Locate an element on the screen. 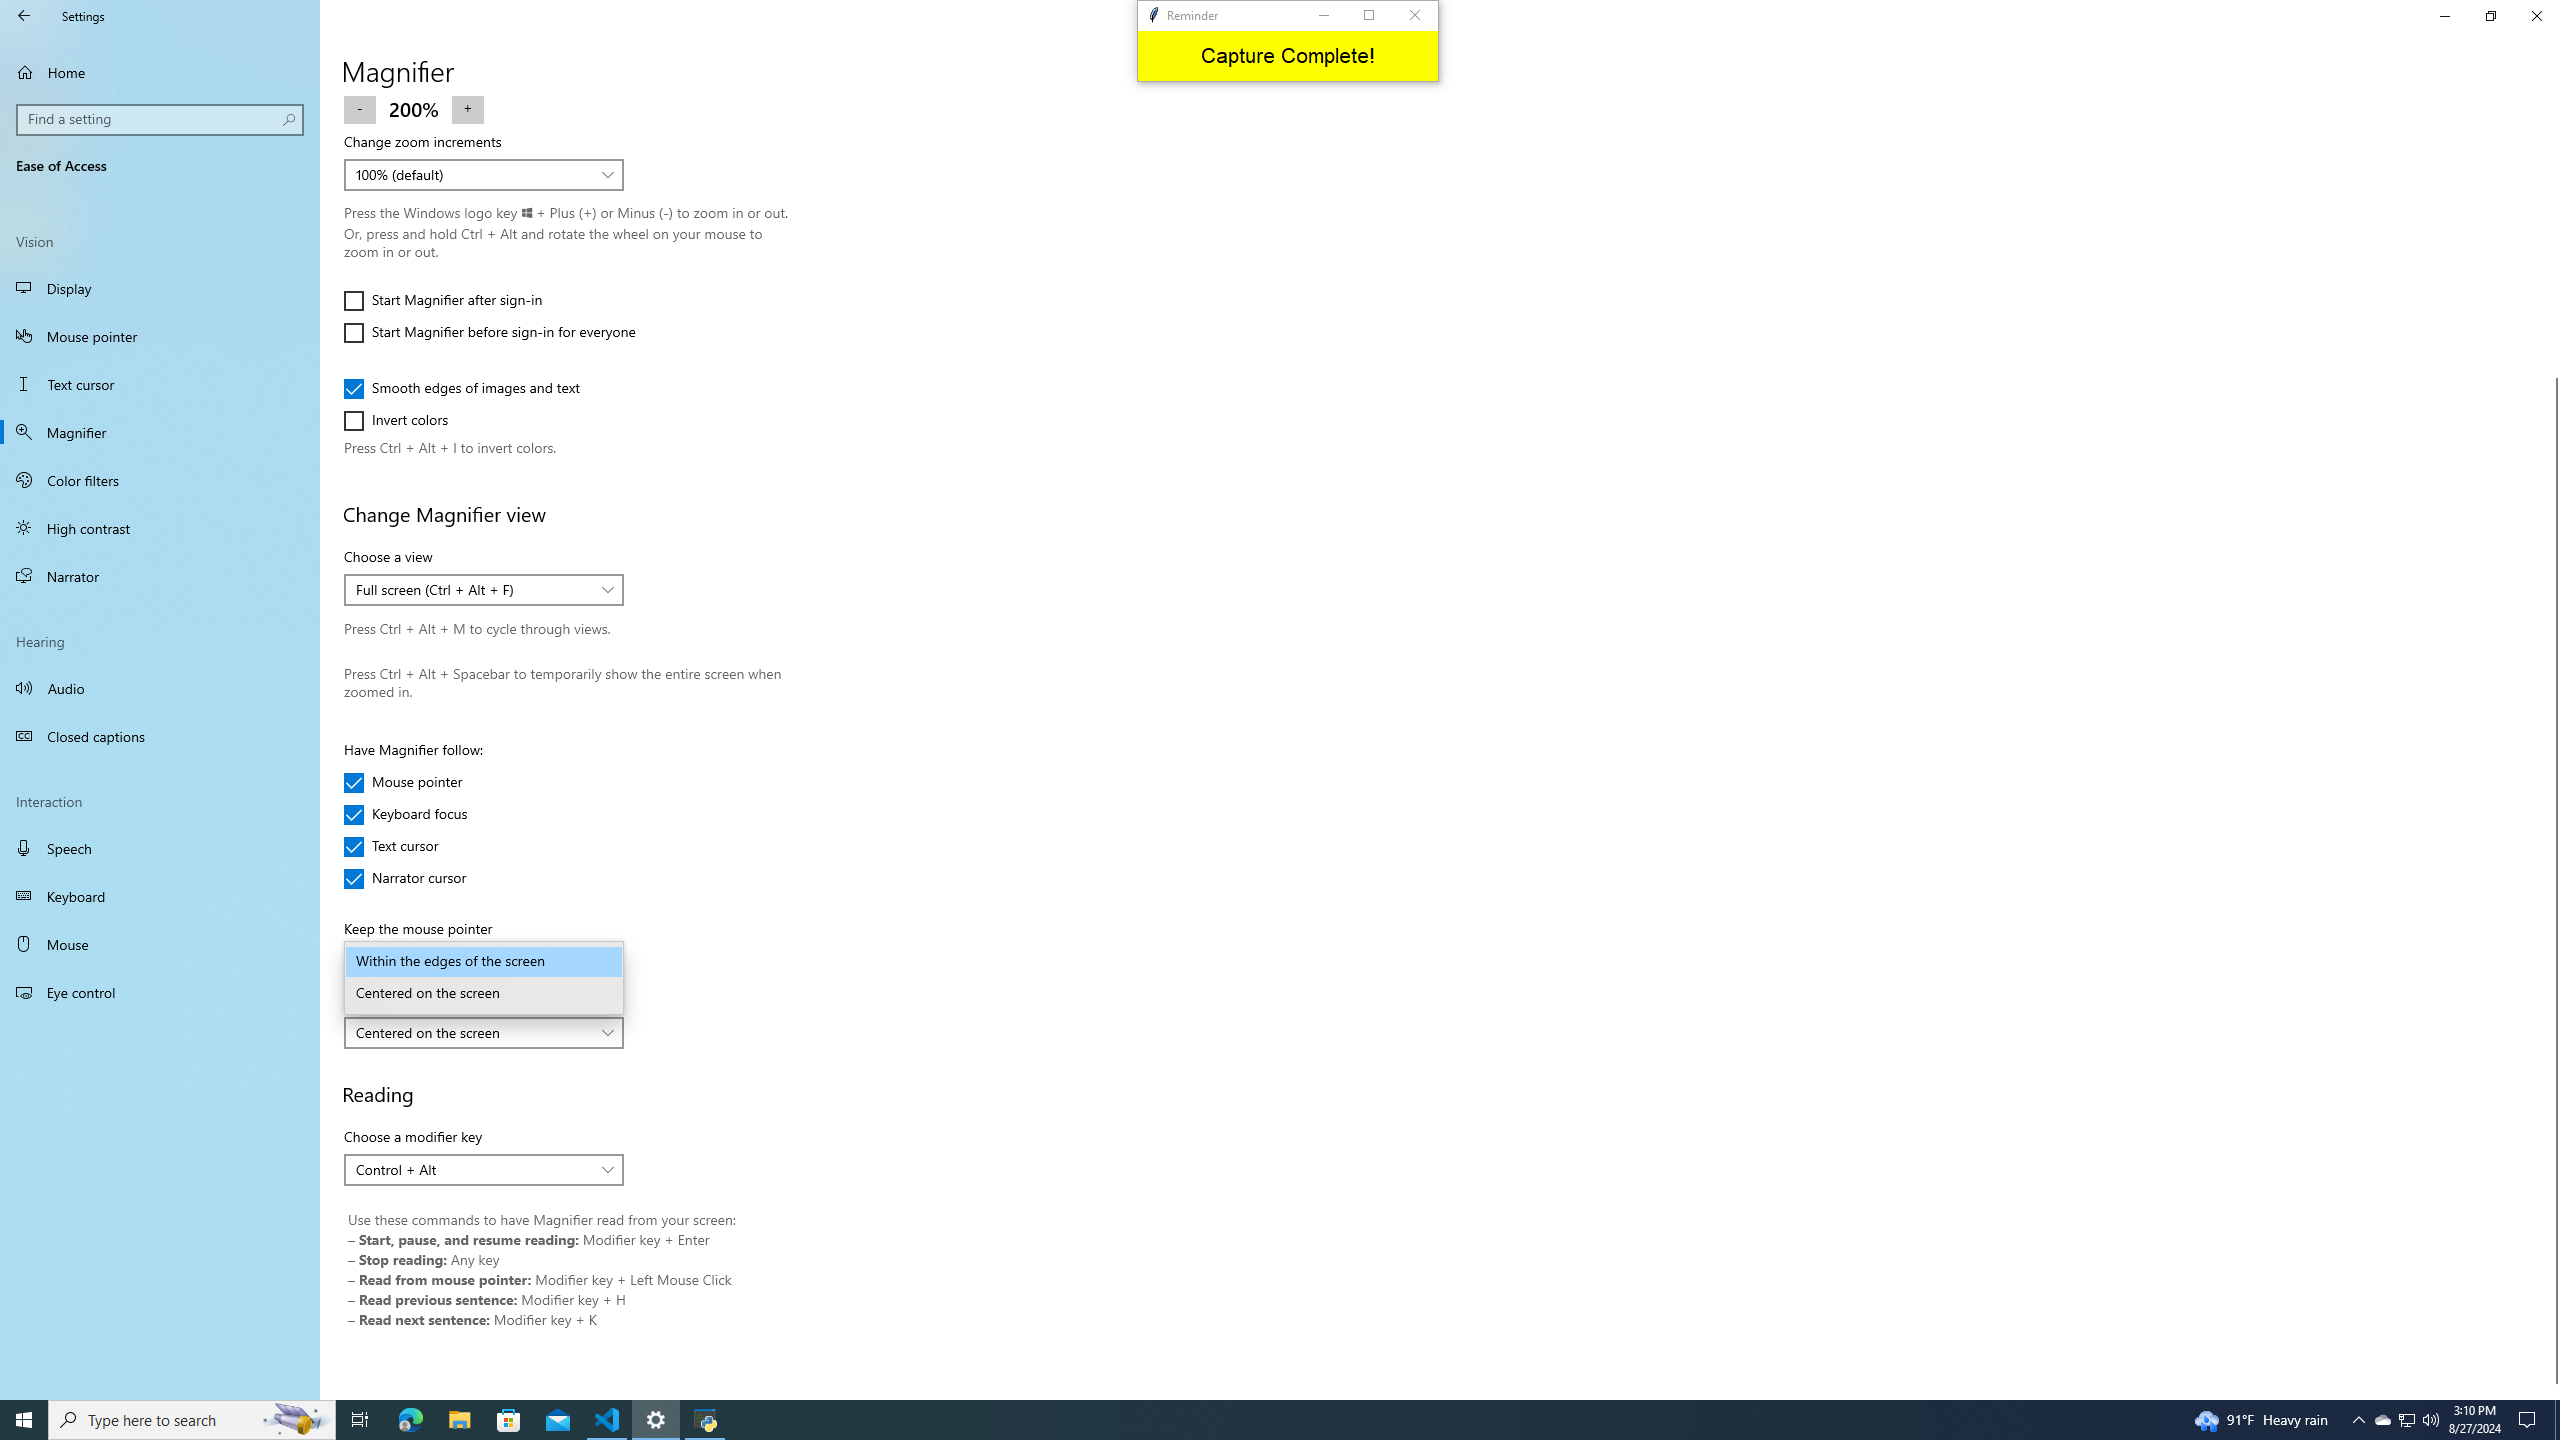  'Type here to search' is located at coordinates (191, 1418).